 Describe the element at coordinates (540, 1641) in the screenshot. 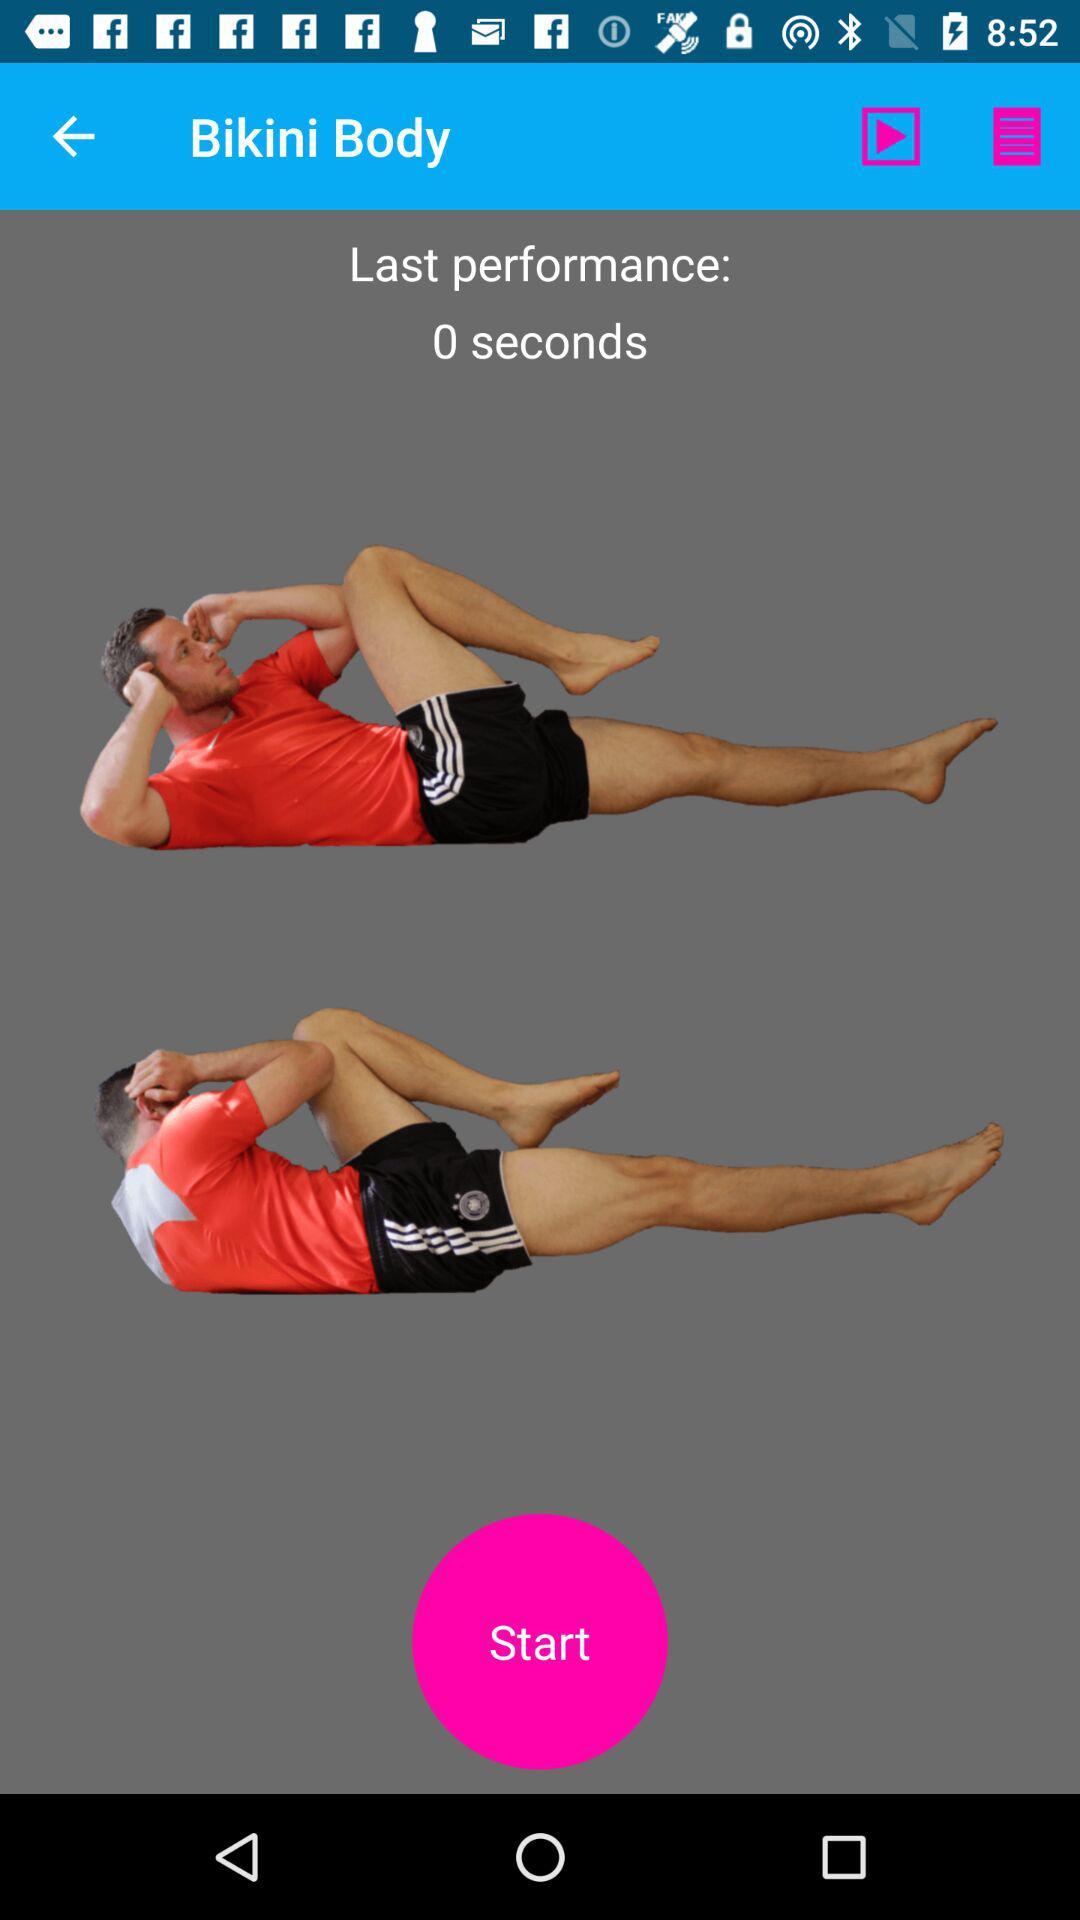

I see `start the exercise` at that location.